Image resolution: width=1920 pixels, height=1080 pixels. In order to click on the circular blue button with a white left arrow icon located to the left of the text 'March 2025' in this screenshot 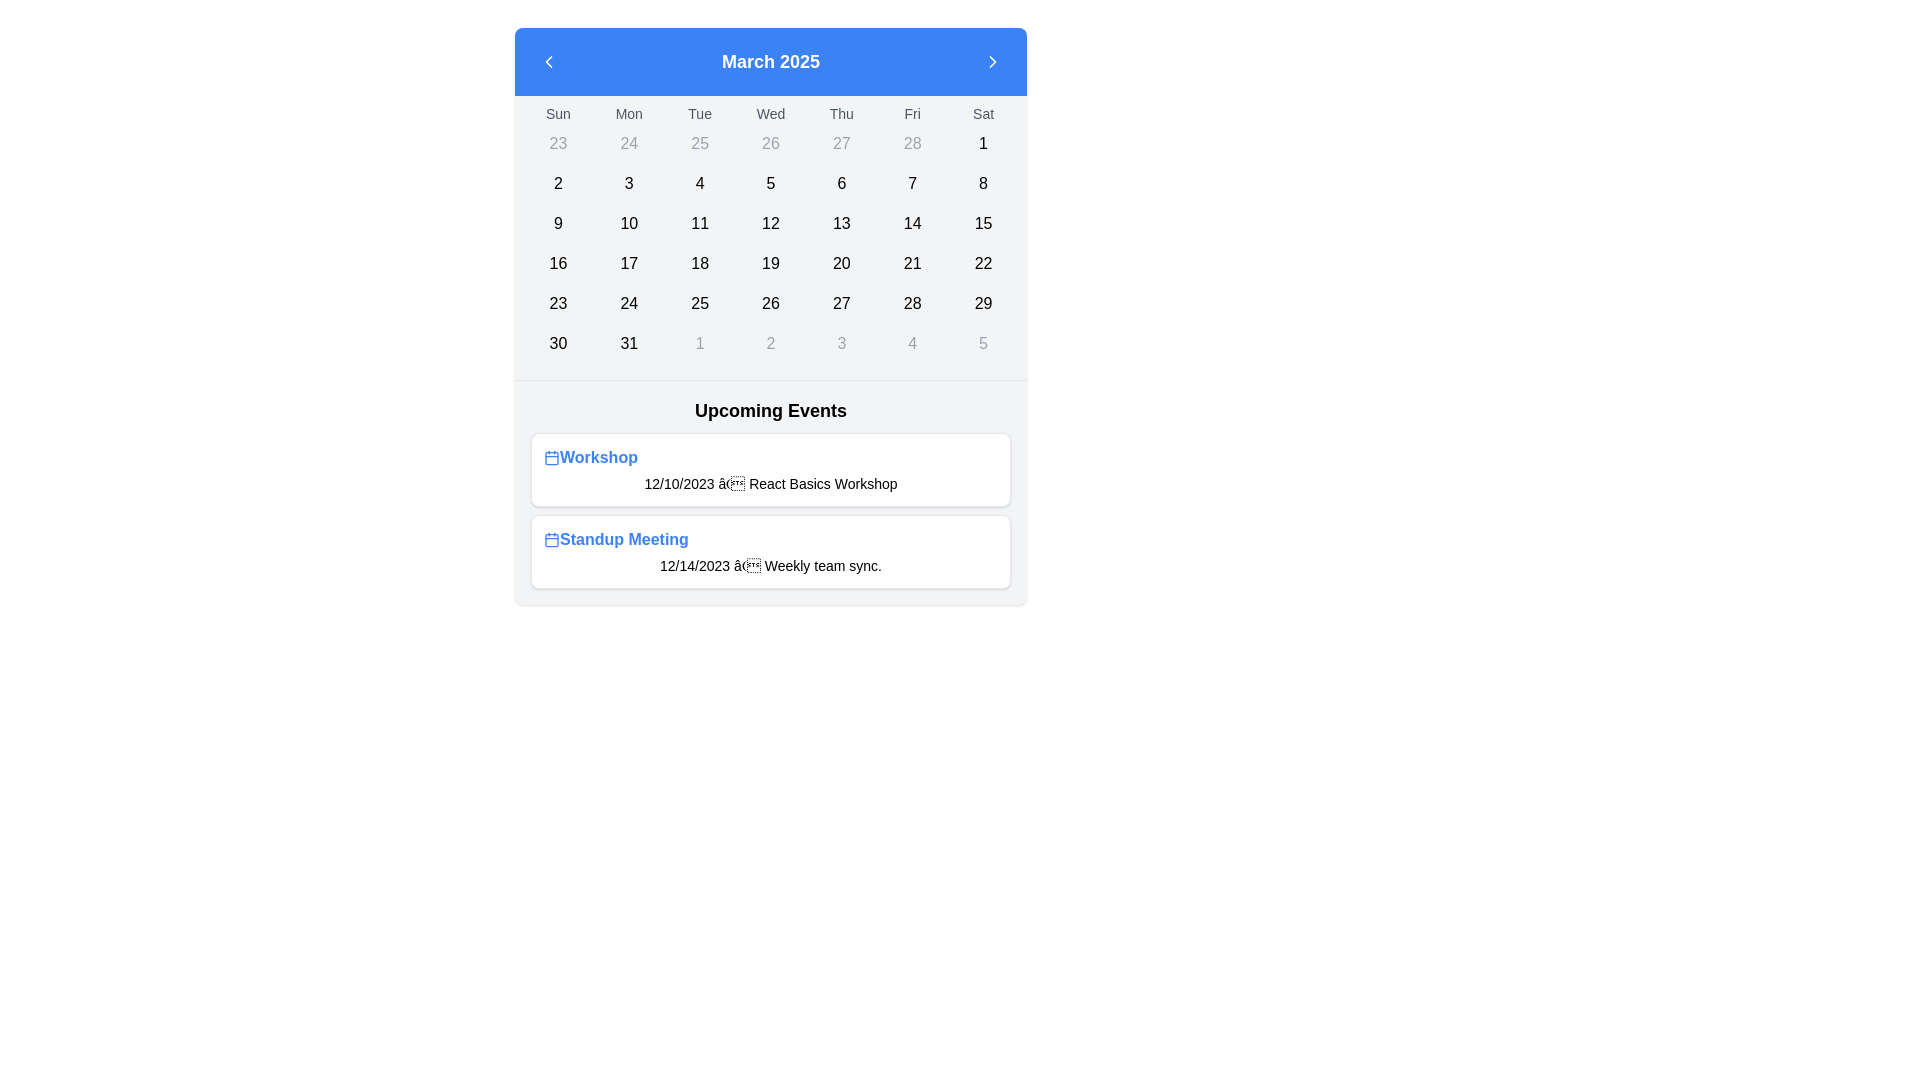, I will do `click(548, 60)`.